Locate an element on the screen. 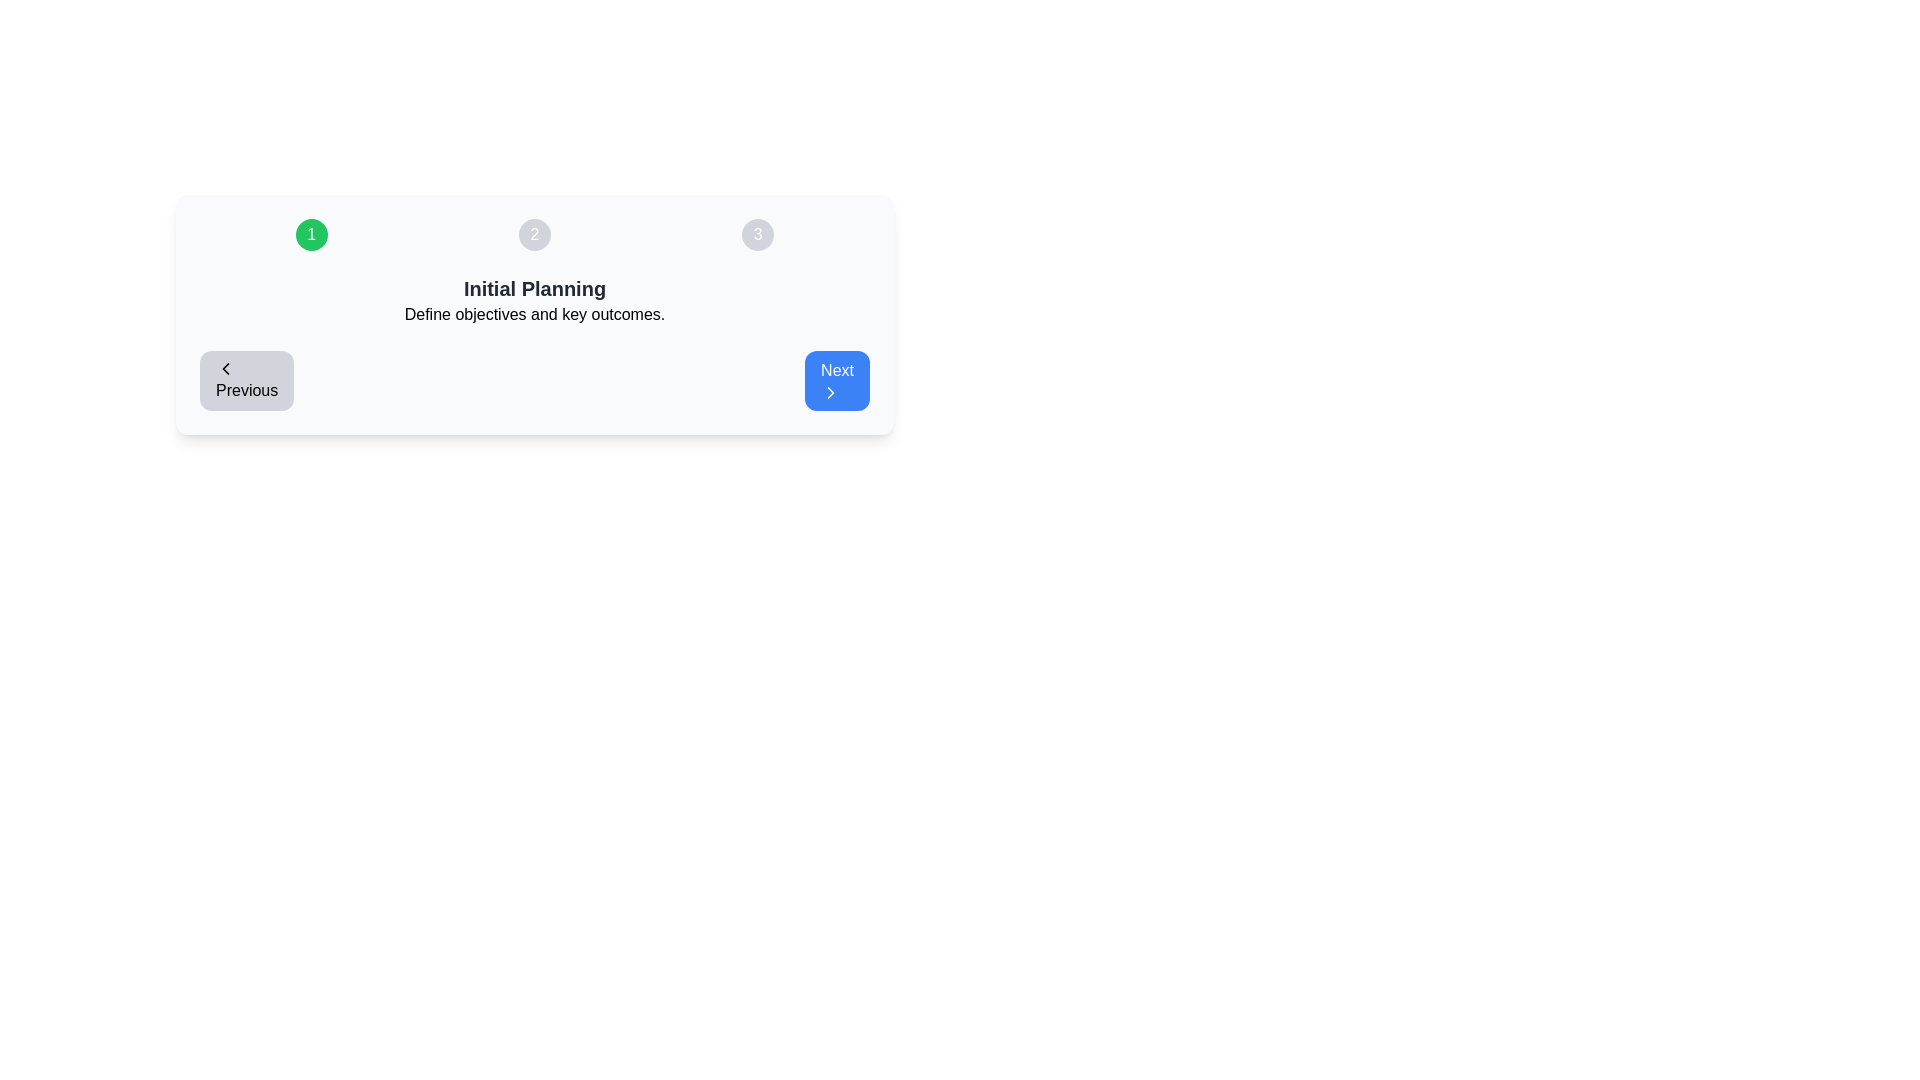  the status of the second step indicator circle in a three-step process UI, which is located between the green circle labeled '1' and the gray circle labeled '3' is located at coordinates (534, 234).